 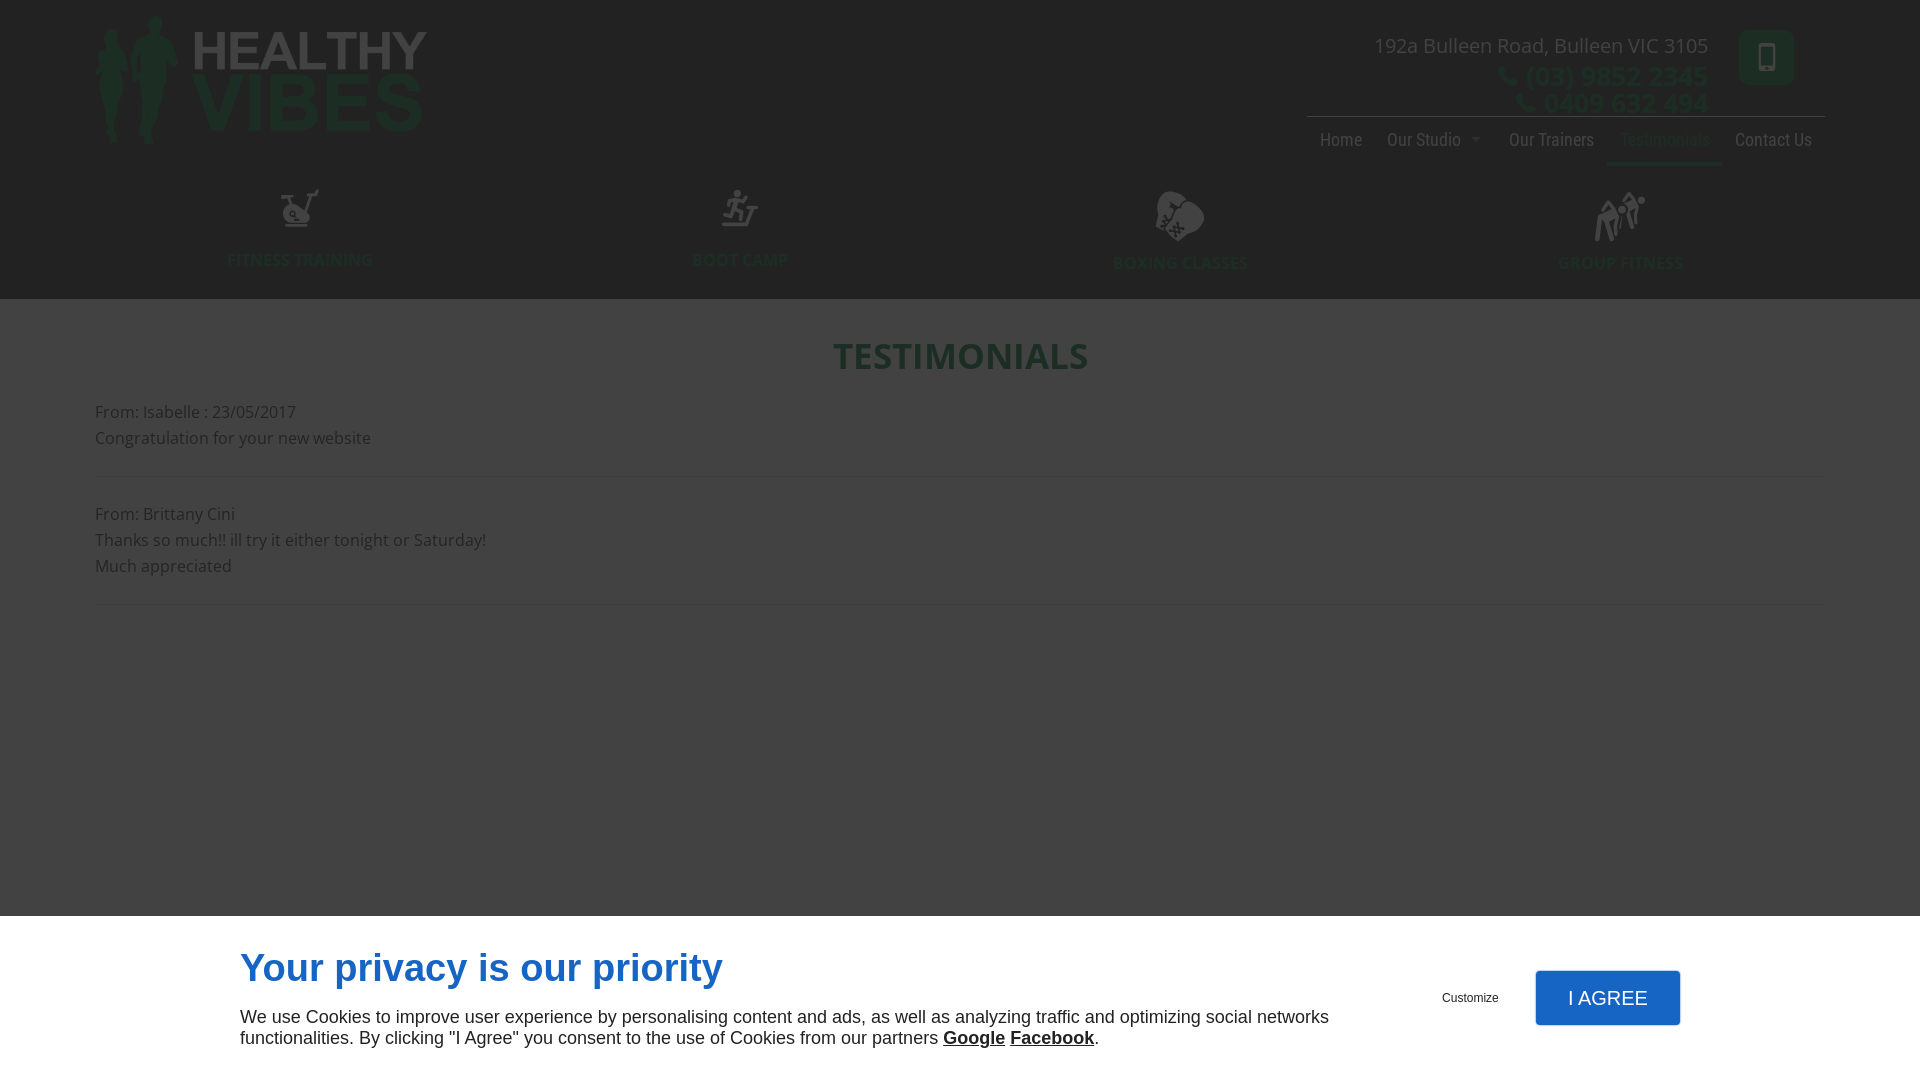 What do you see at coordinates (1620, 252) in the screenshot?
I see `'GROUP FITNESS'` at bounding box center [1620, 252].